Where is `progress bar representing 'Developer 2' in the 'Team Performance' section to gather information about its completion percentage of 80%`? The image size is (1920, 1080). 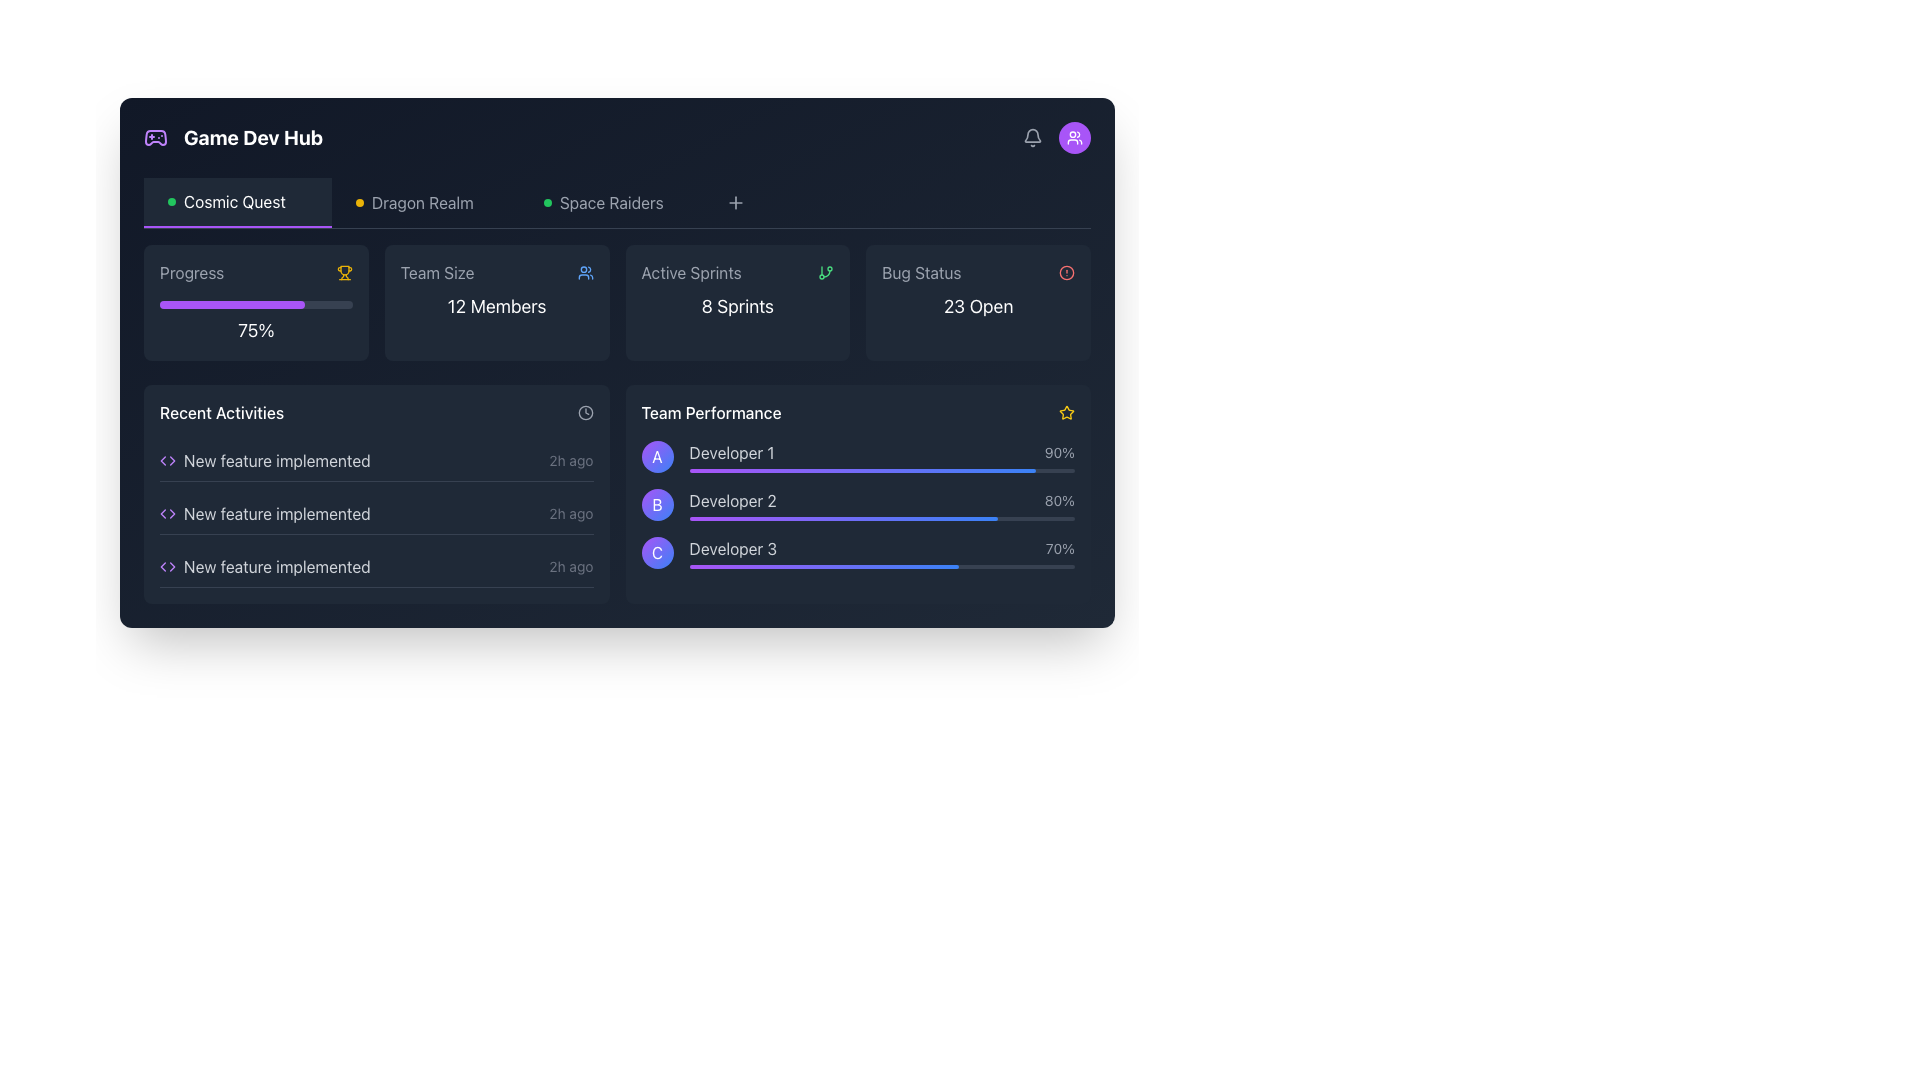 progress bar representing 'Developer 2' in the 'Team Performance' section to gather information about its completion percentage of 80% is located at coordinates (843, 518).